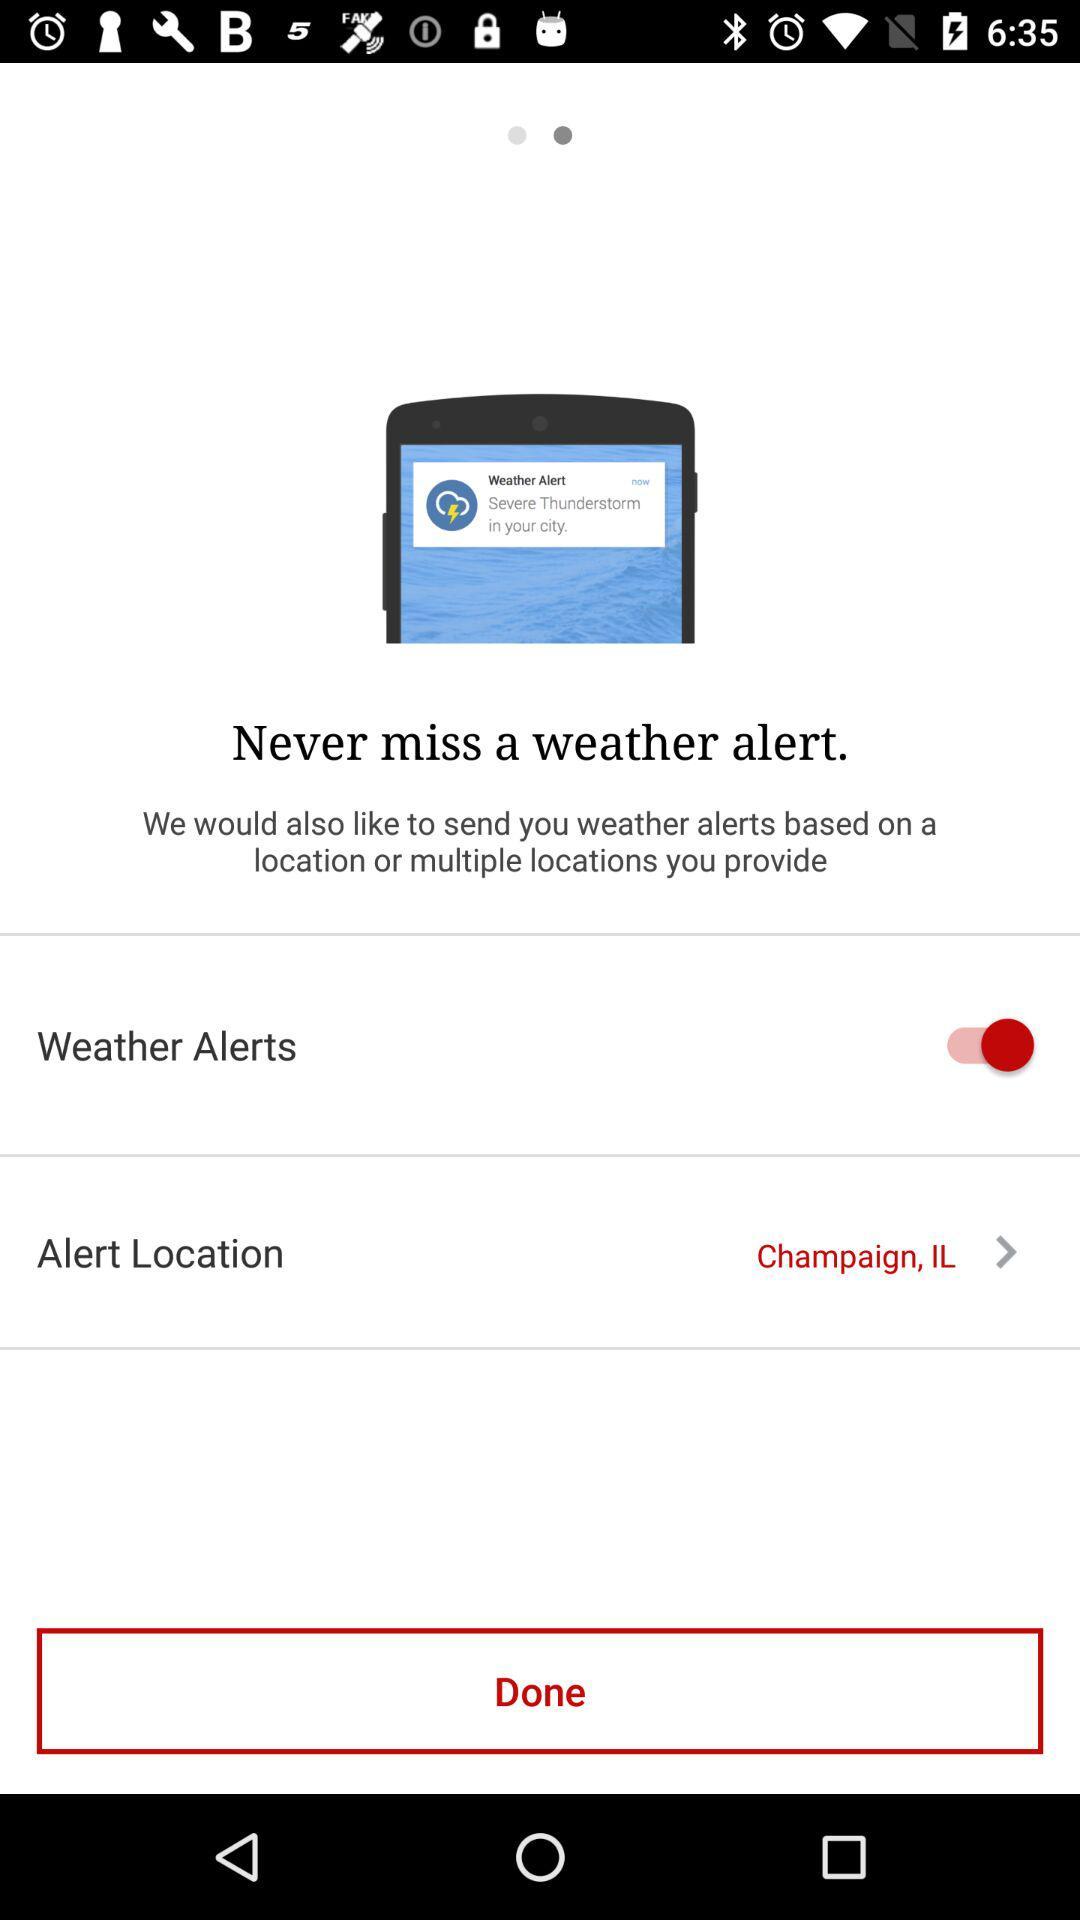  I want to click on the champaign, il icon, so click(885, 1254).